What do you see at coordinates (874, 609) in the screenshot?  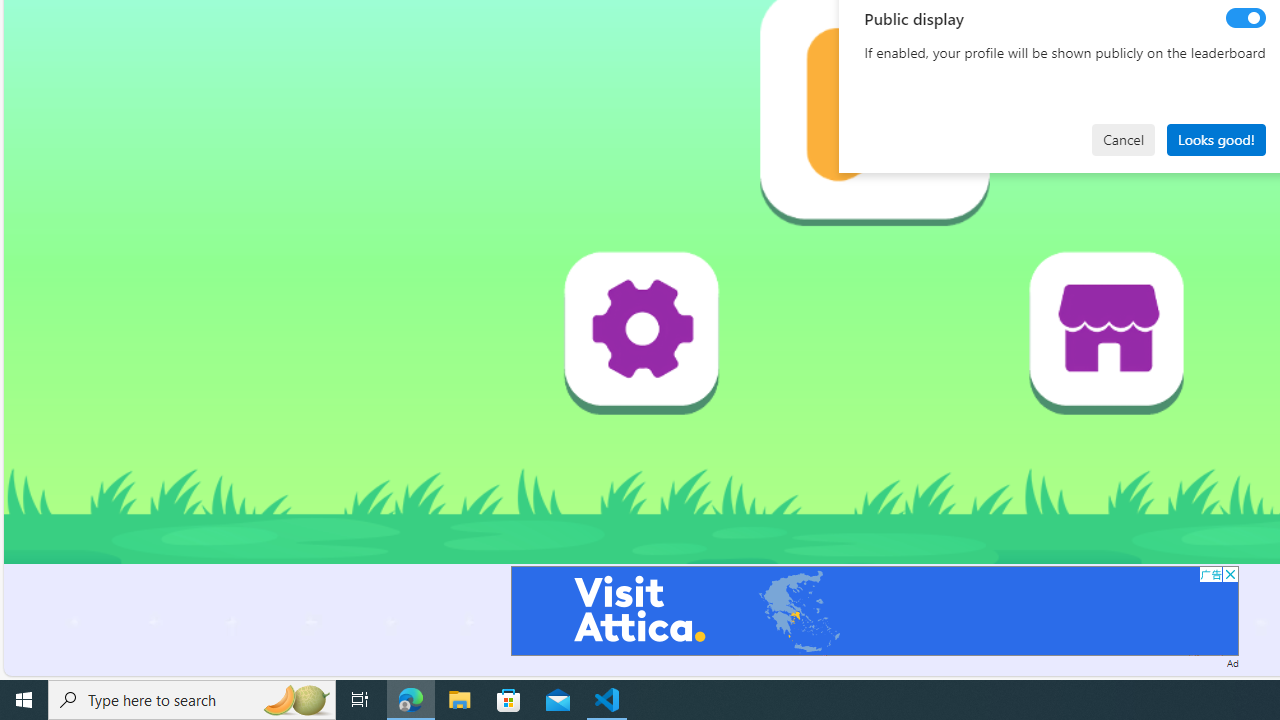 I see `'Advertisement'` at bounding box center [874, 609].